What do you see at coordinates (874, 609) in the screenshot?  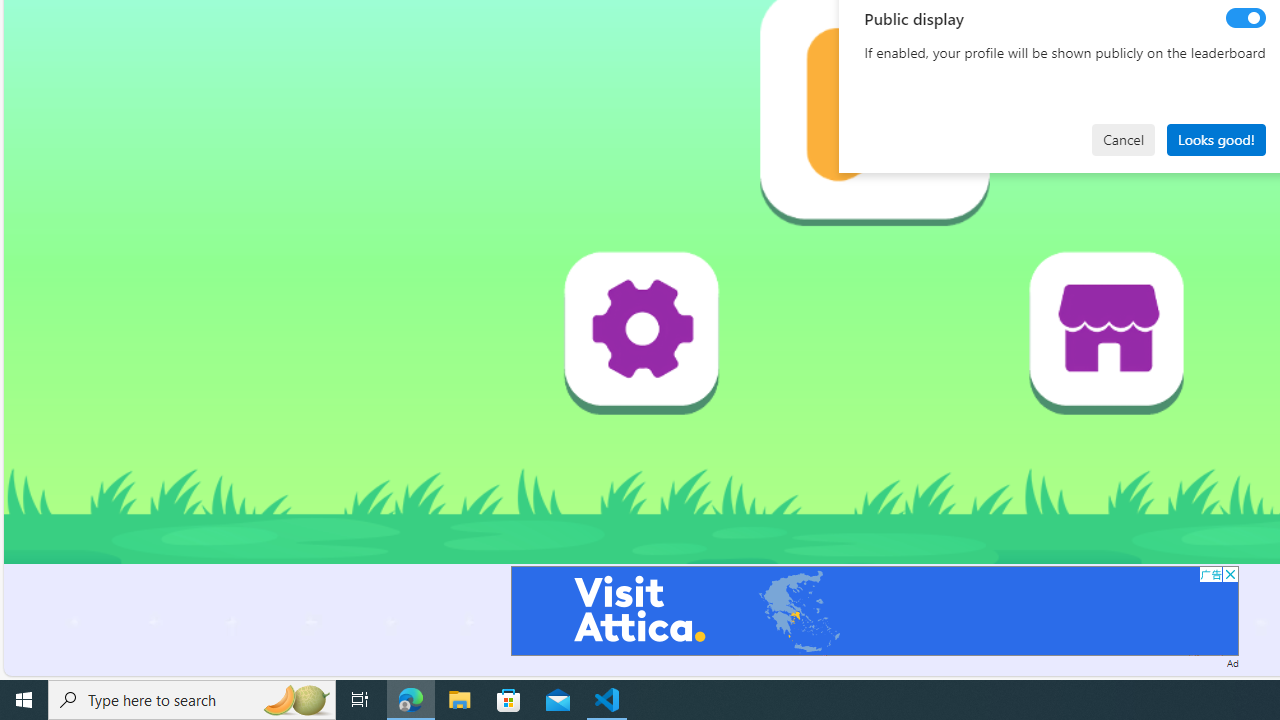 I see `'Advertisement'` at bounding box center [874, 609].